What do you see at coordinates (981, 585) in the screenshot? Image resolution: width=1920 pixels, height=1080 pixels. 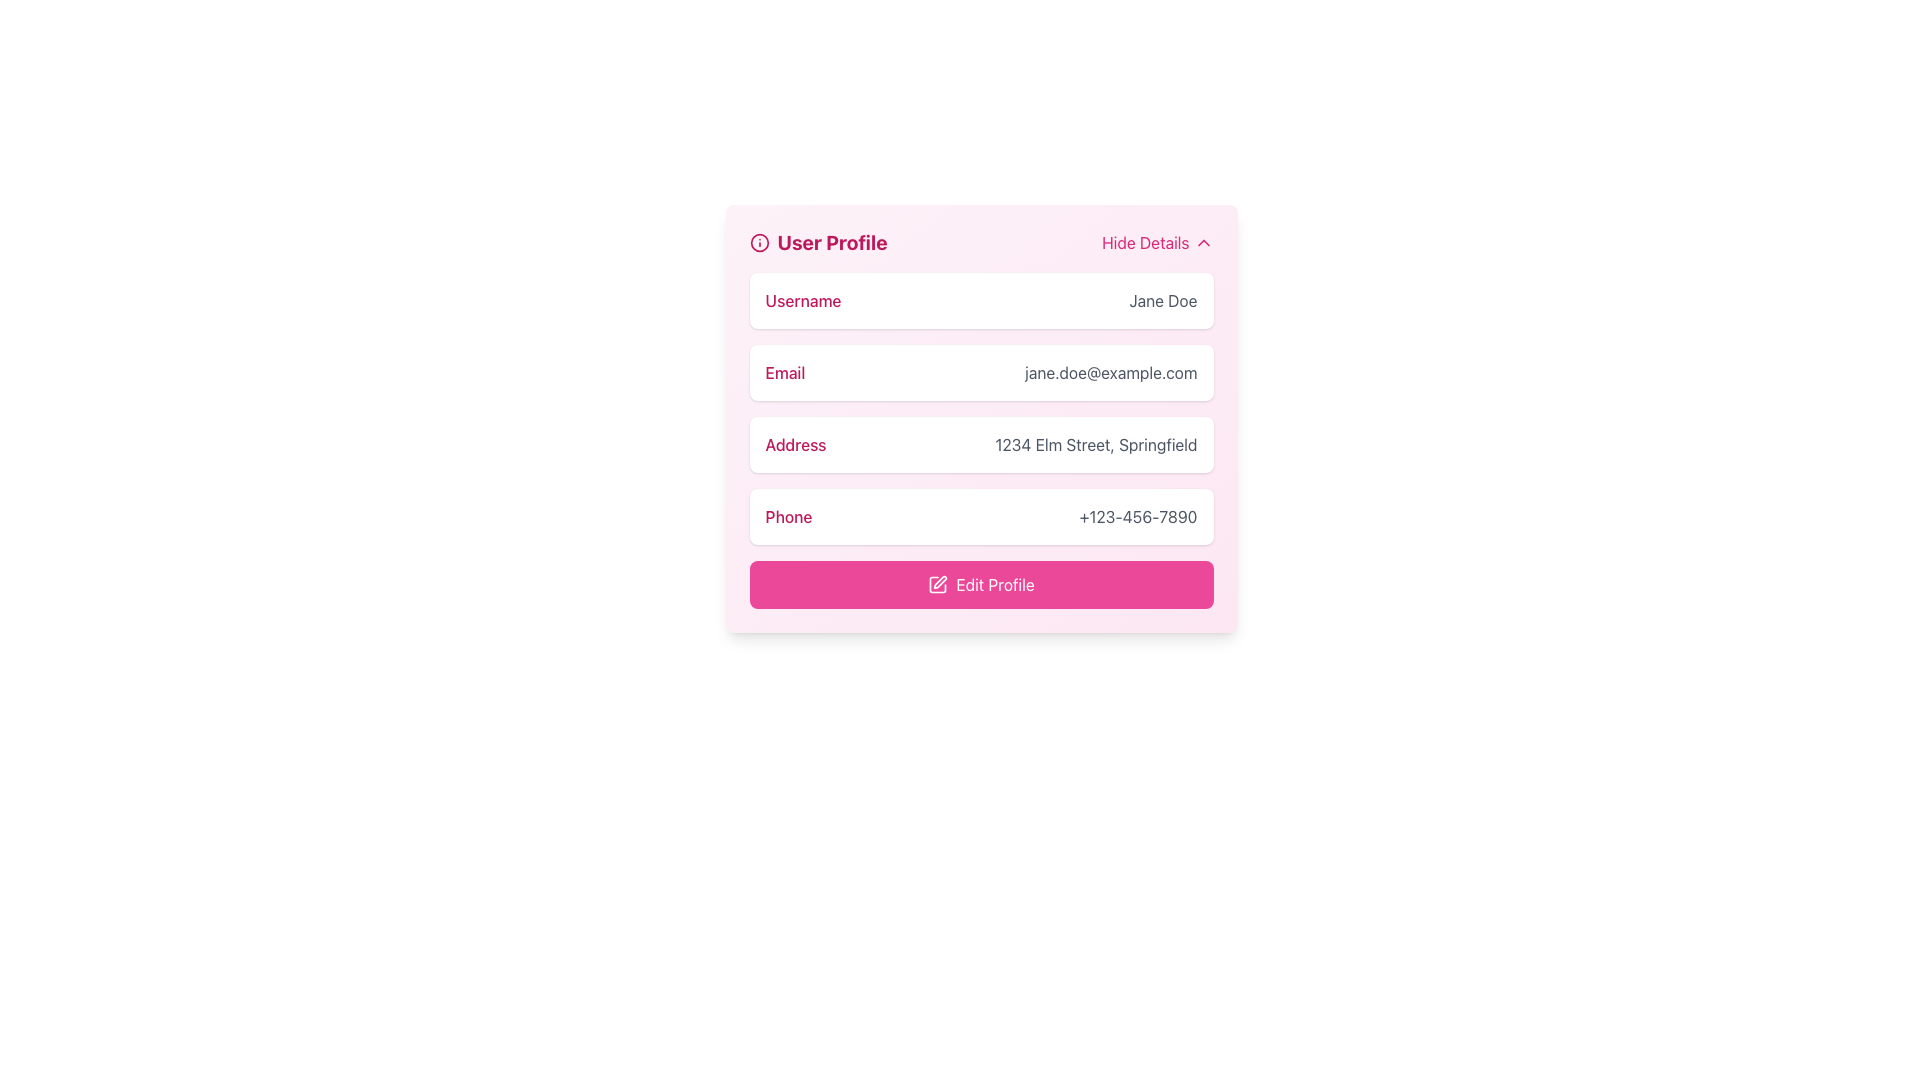 I see `the pink 'Edit Profile' button with rounded edges and white text to observe its hover effects` at bounding box center [981, 585].